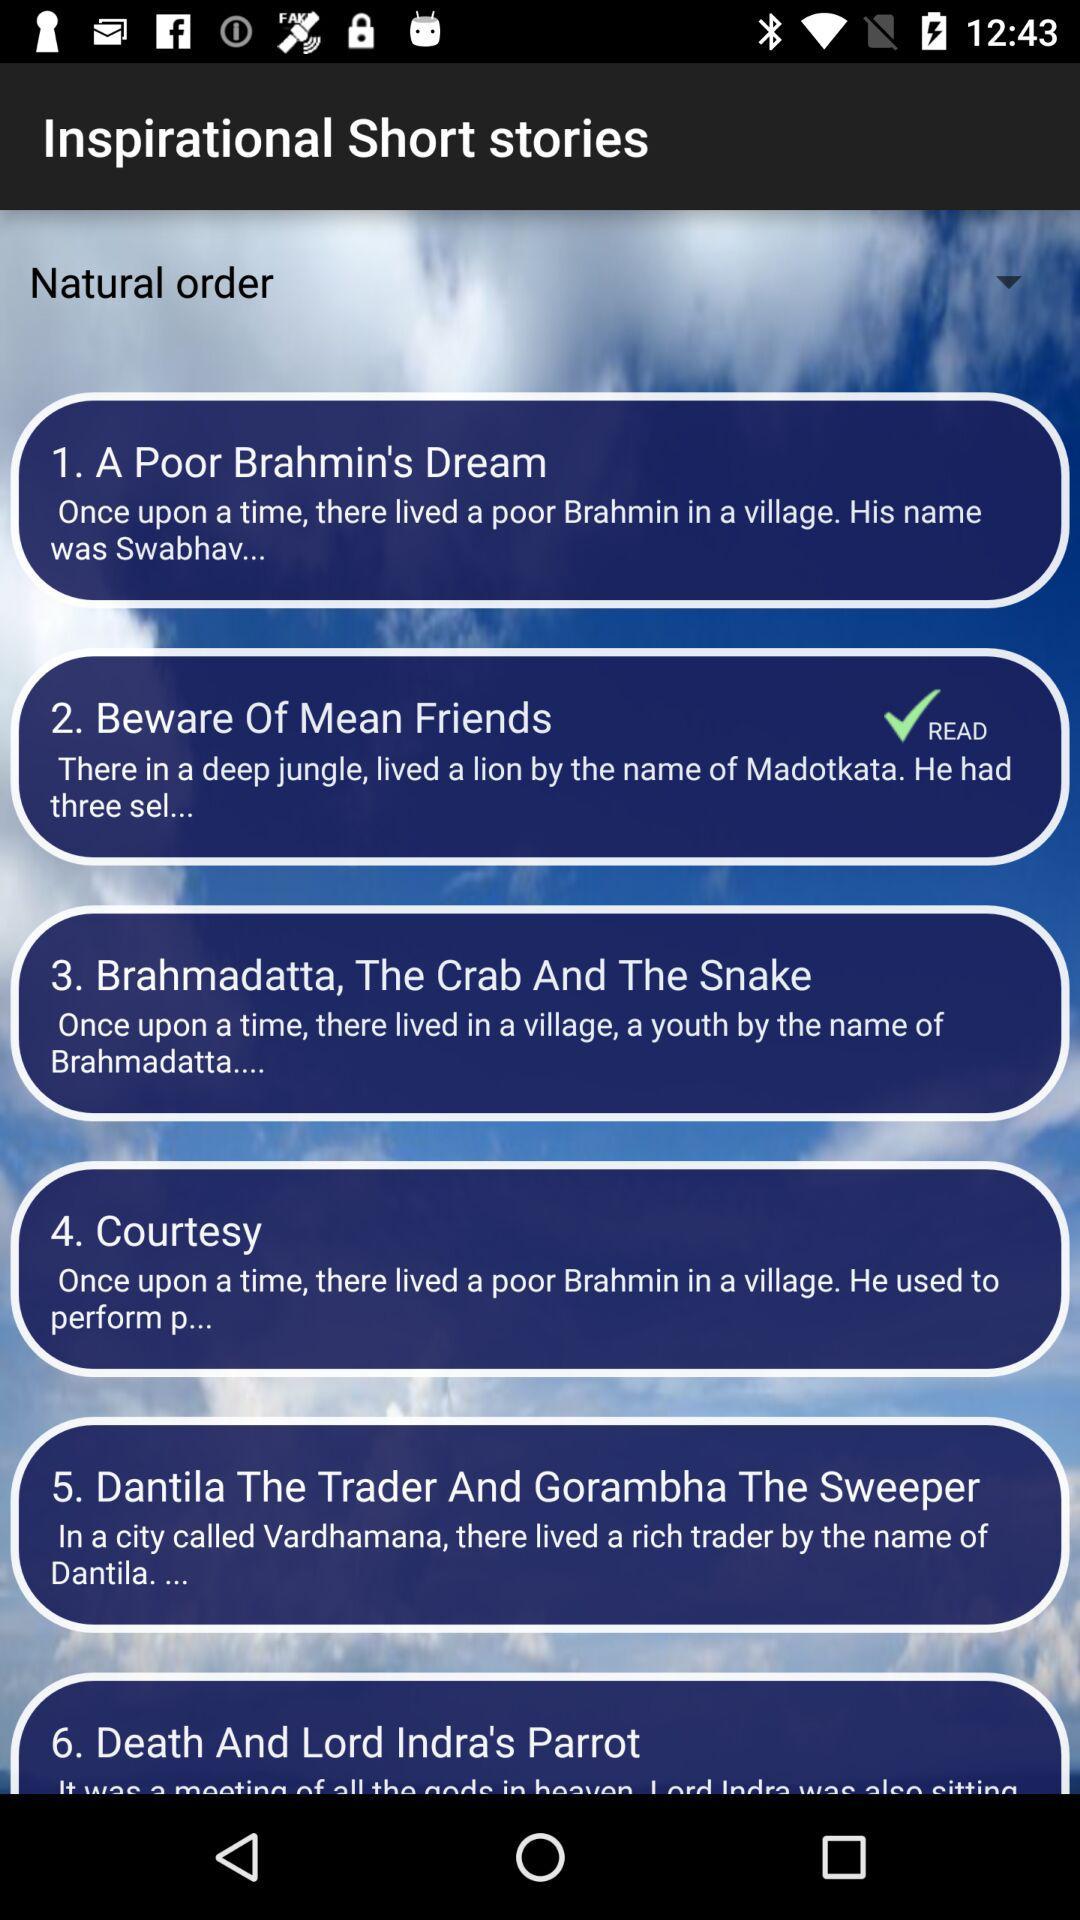 Image resolution: width=1080 pixels, height=1920 pixels. What do you see at coordinates (540, 1739) in the screenshot?
I see `the 6 death and icon` at bounding box center [540, 1739].